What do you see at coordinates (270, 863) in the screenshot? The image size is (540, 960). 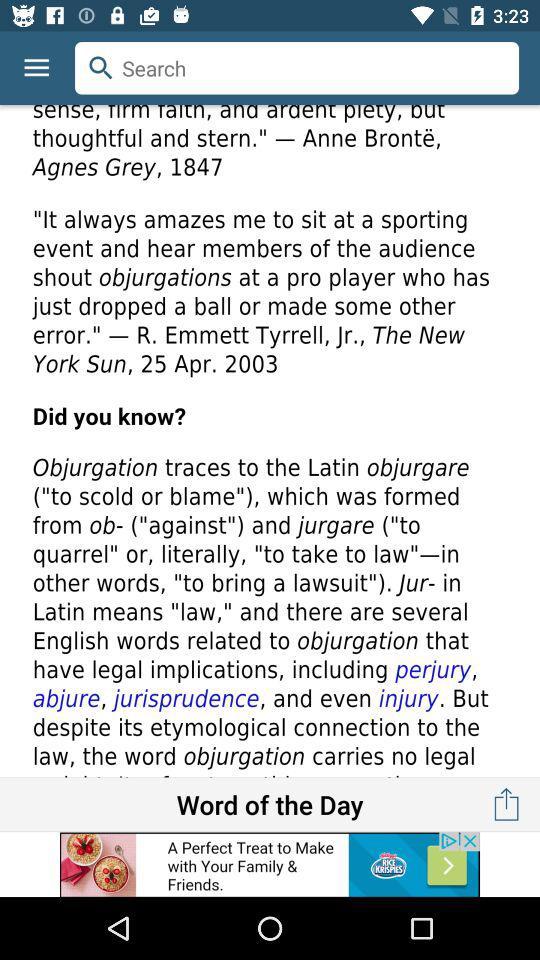 I see `advertisement page` at bounding box center [270, 863].